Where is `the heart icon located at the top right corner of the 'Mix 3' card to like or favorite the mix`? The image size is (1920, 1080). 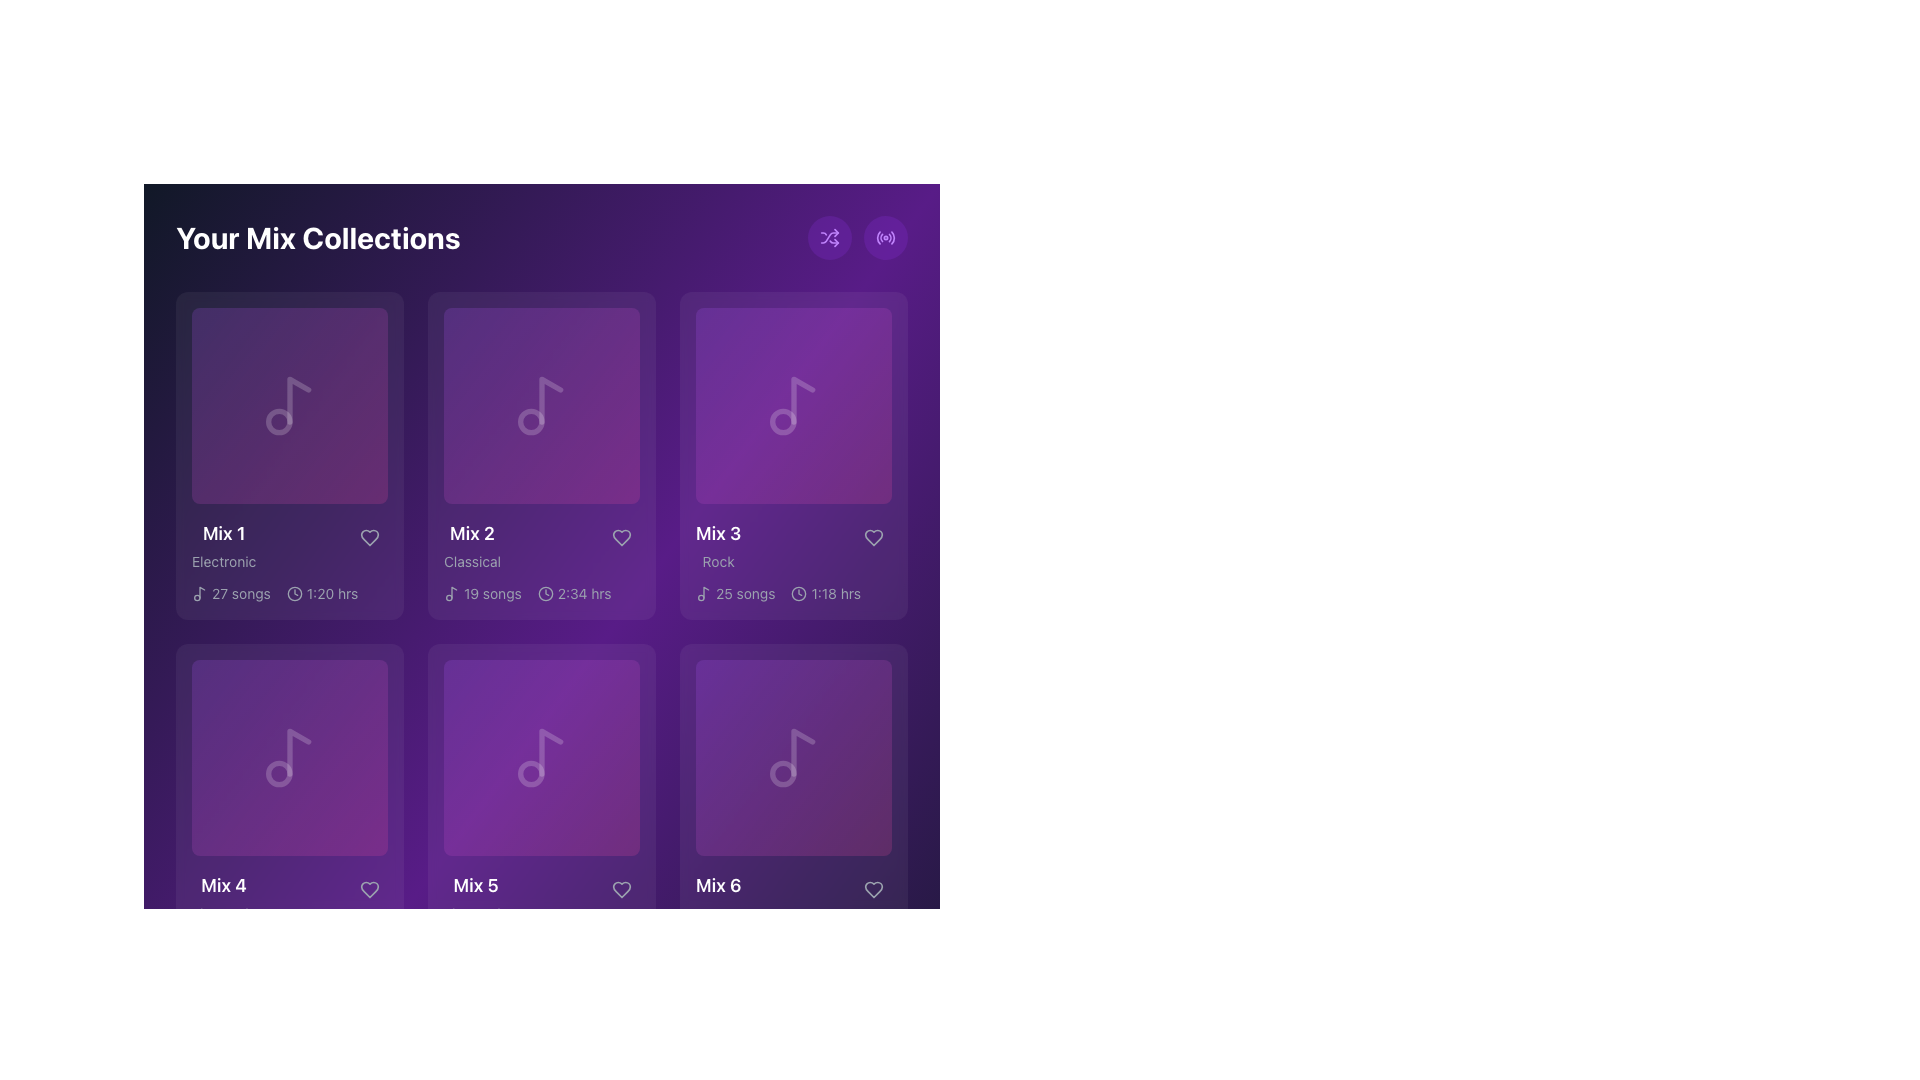 the heart icon located at the top right corner of the 'Mix 3' card to like or favorite the mix is located at coordinates (873, 536).